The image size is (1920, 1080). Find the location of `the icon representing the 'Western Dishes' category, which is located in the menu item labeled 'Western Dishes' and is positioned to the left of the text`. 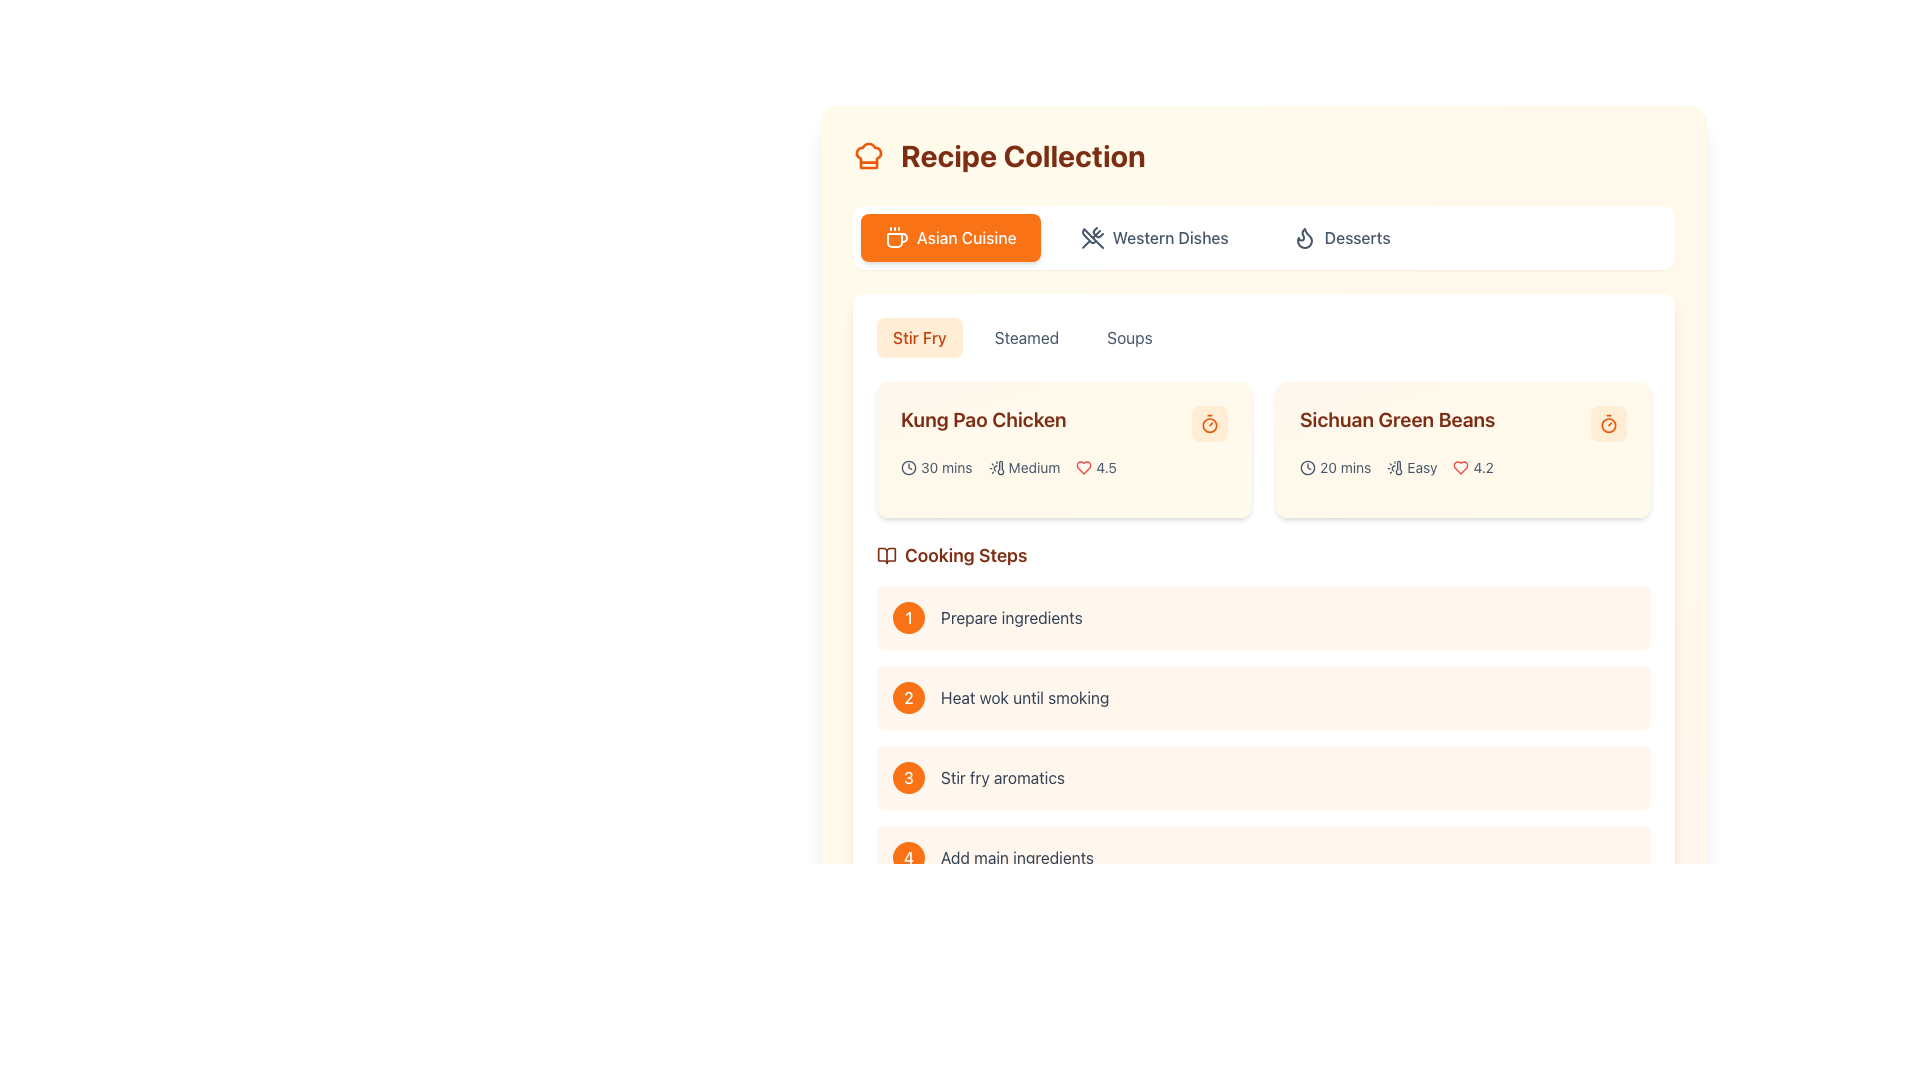

the icon representing the 'Western Dishes' category, which is located in the menu item labeled 'Western Dishes' and is positioned to the left of the text is located at coordinates (1091, 237).